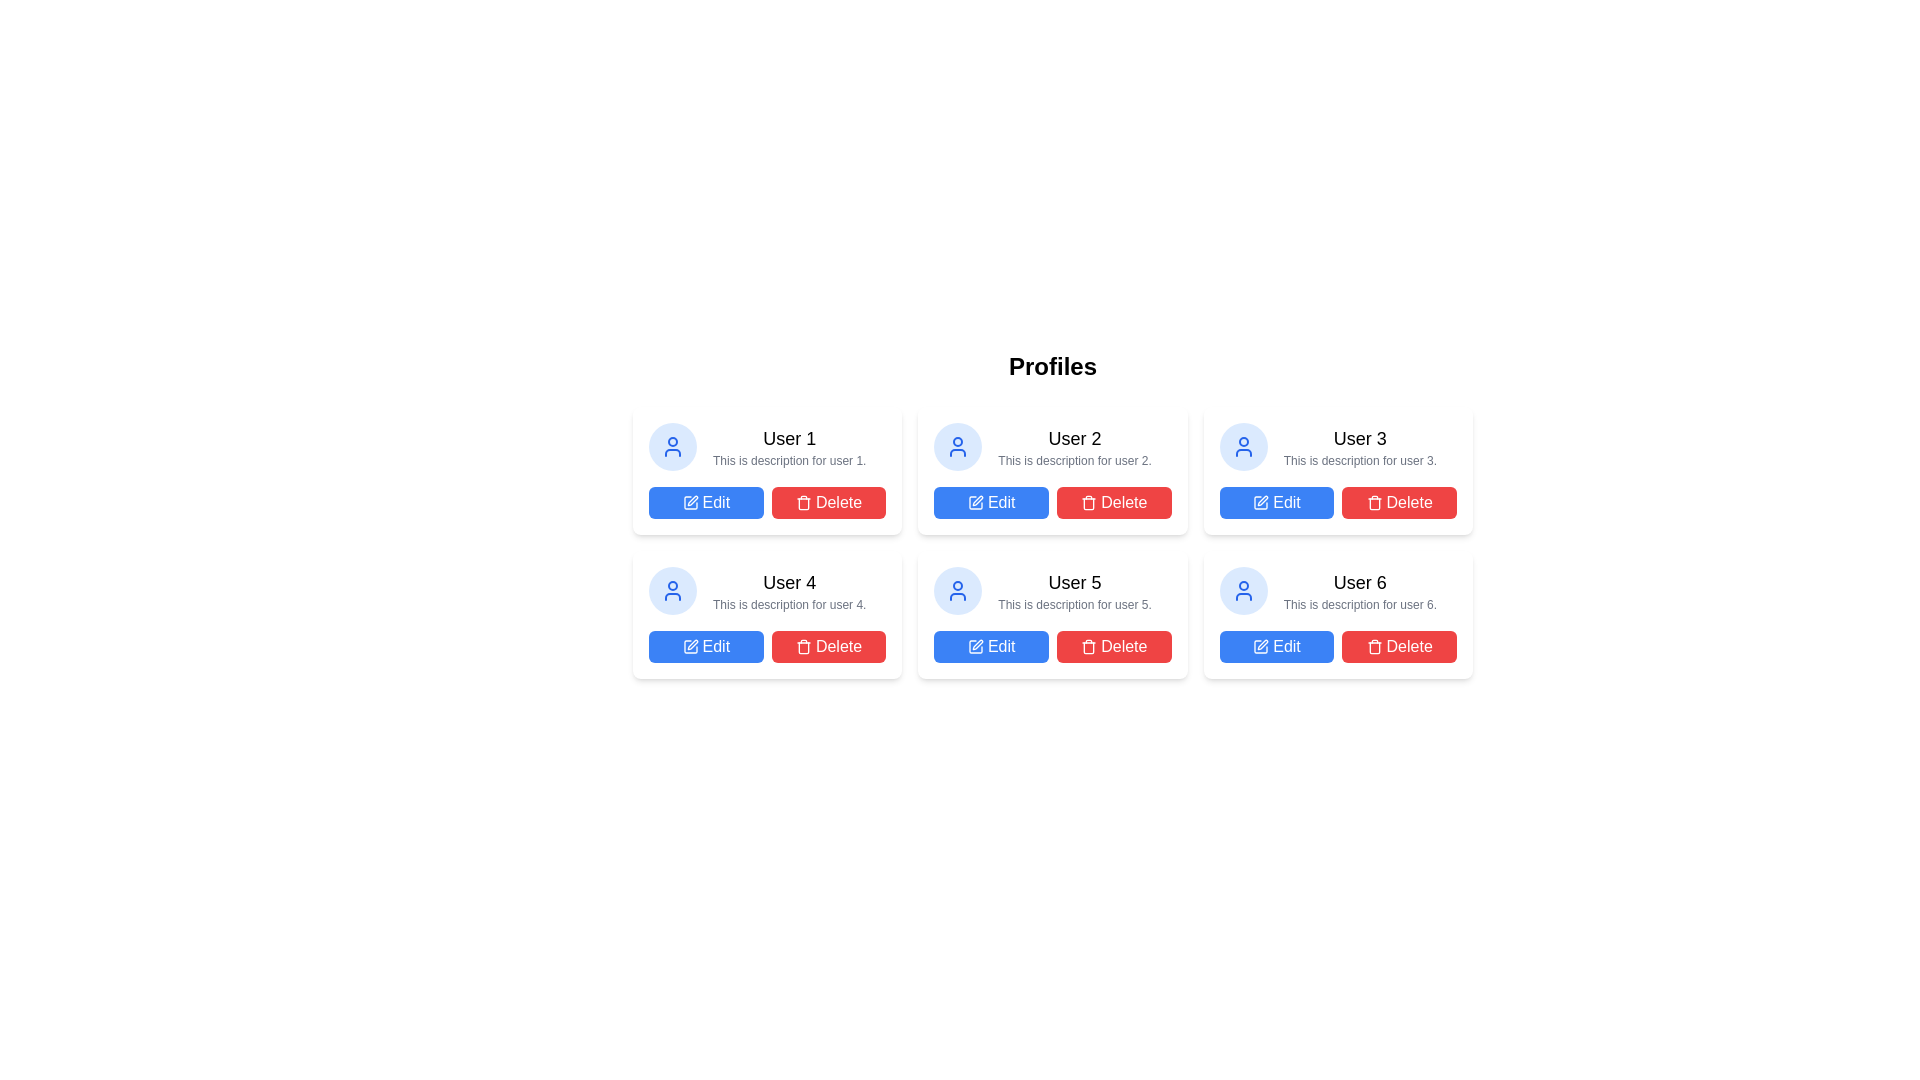  Describe the element at coordinates (1074, 582) in the screenshot. I see `the text label that displays the user's name in the profile card located in the second row, third column of the user profile grid` at that location.